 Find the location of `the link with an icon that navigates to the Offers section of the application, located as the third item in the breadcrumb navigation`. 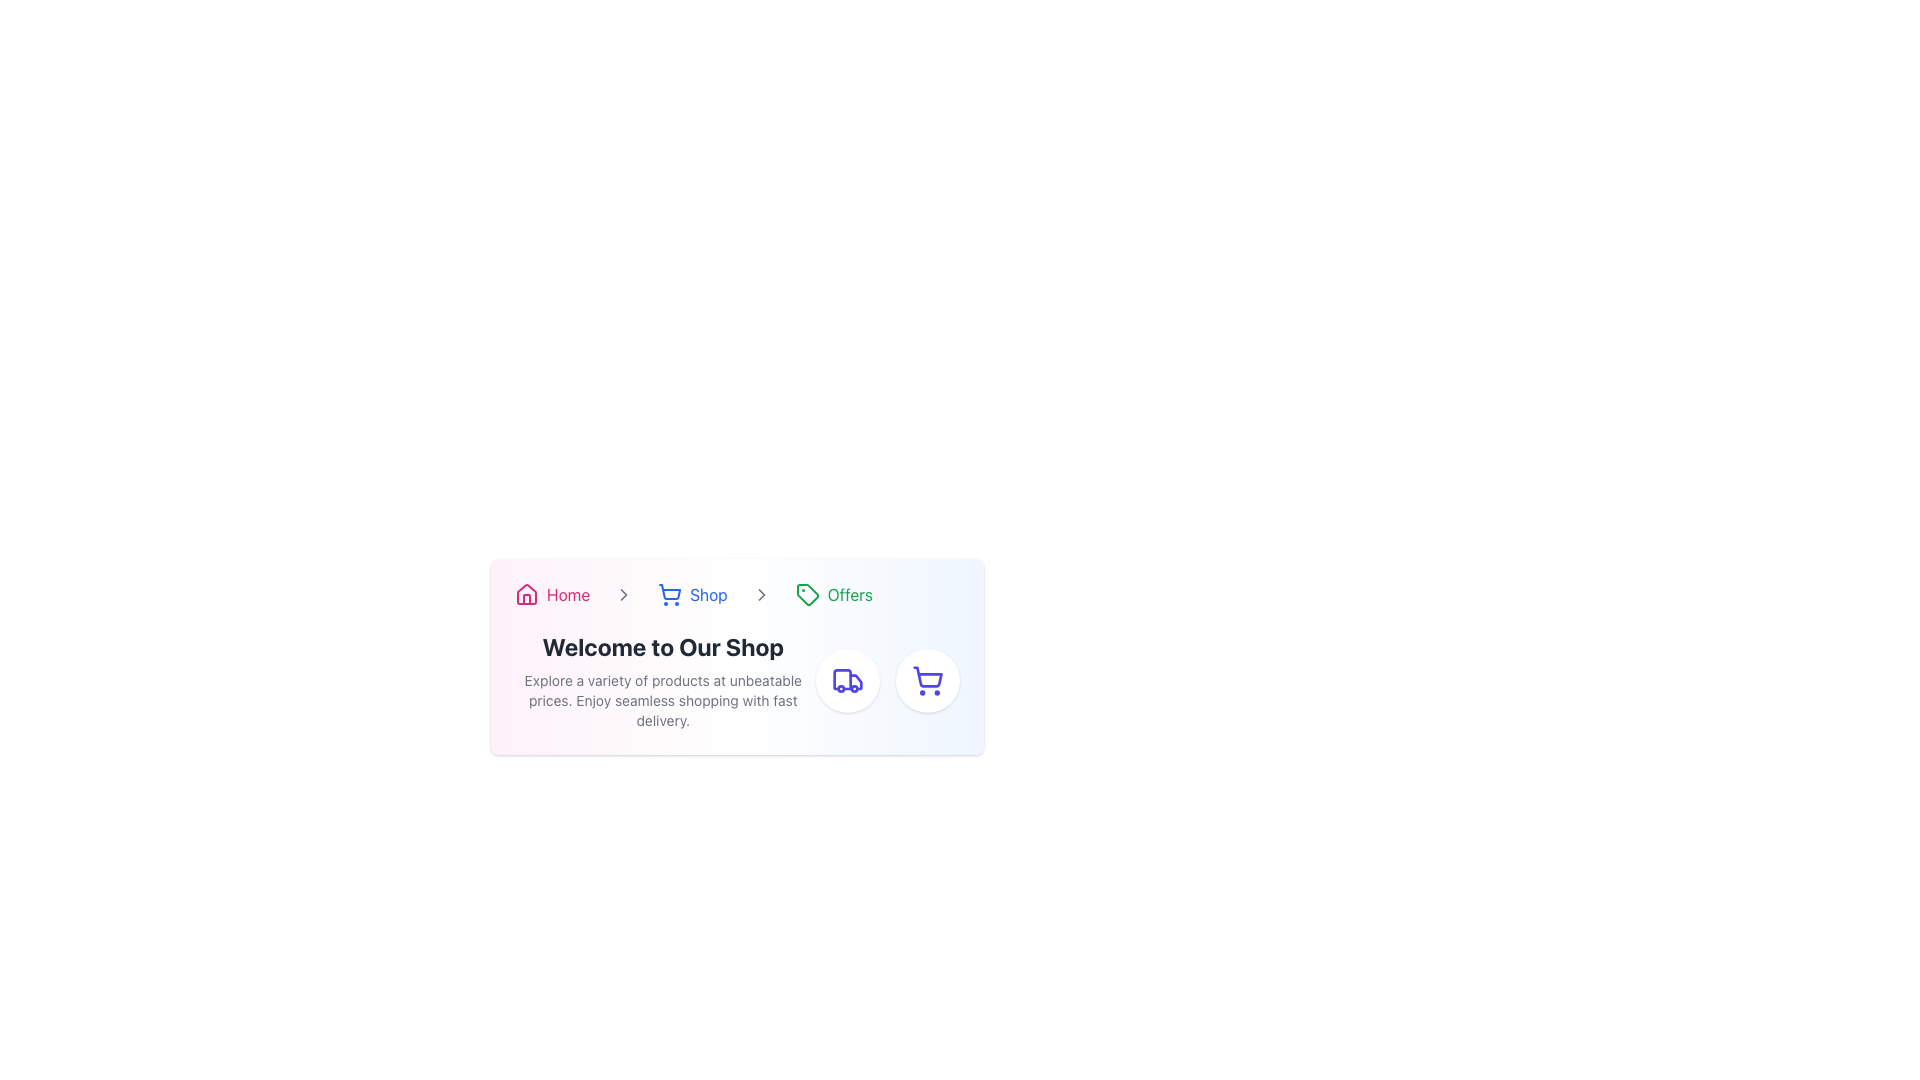

the link with an icon that navigates to the Offers section of the application, located as the third item in the breadcrumb navigation is located at coordinates (834, 593).